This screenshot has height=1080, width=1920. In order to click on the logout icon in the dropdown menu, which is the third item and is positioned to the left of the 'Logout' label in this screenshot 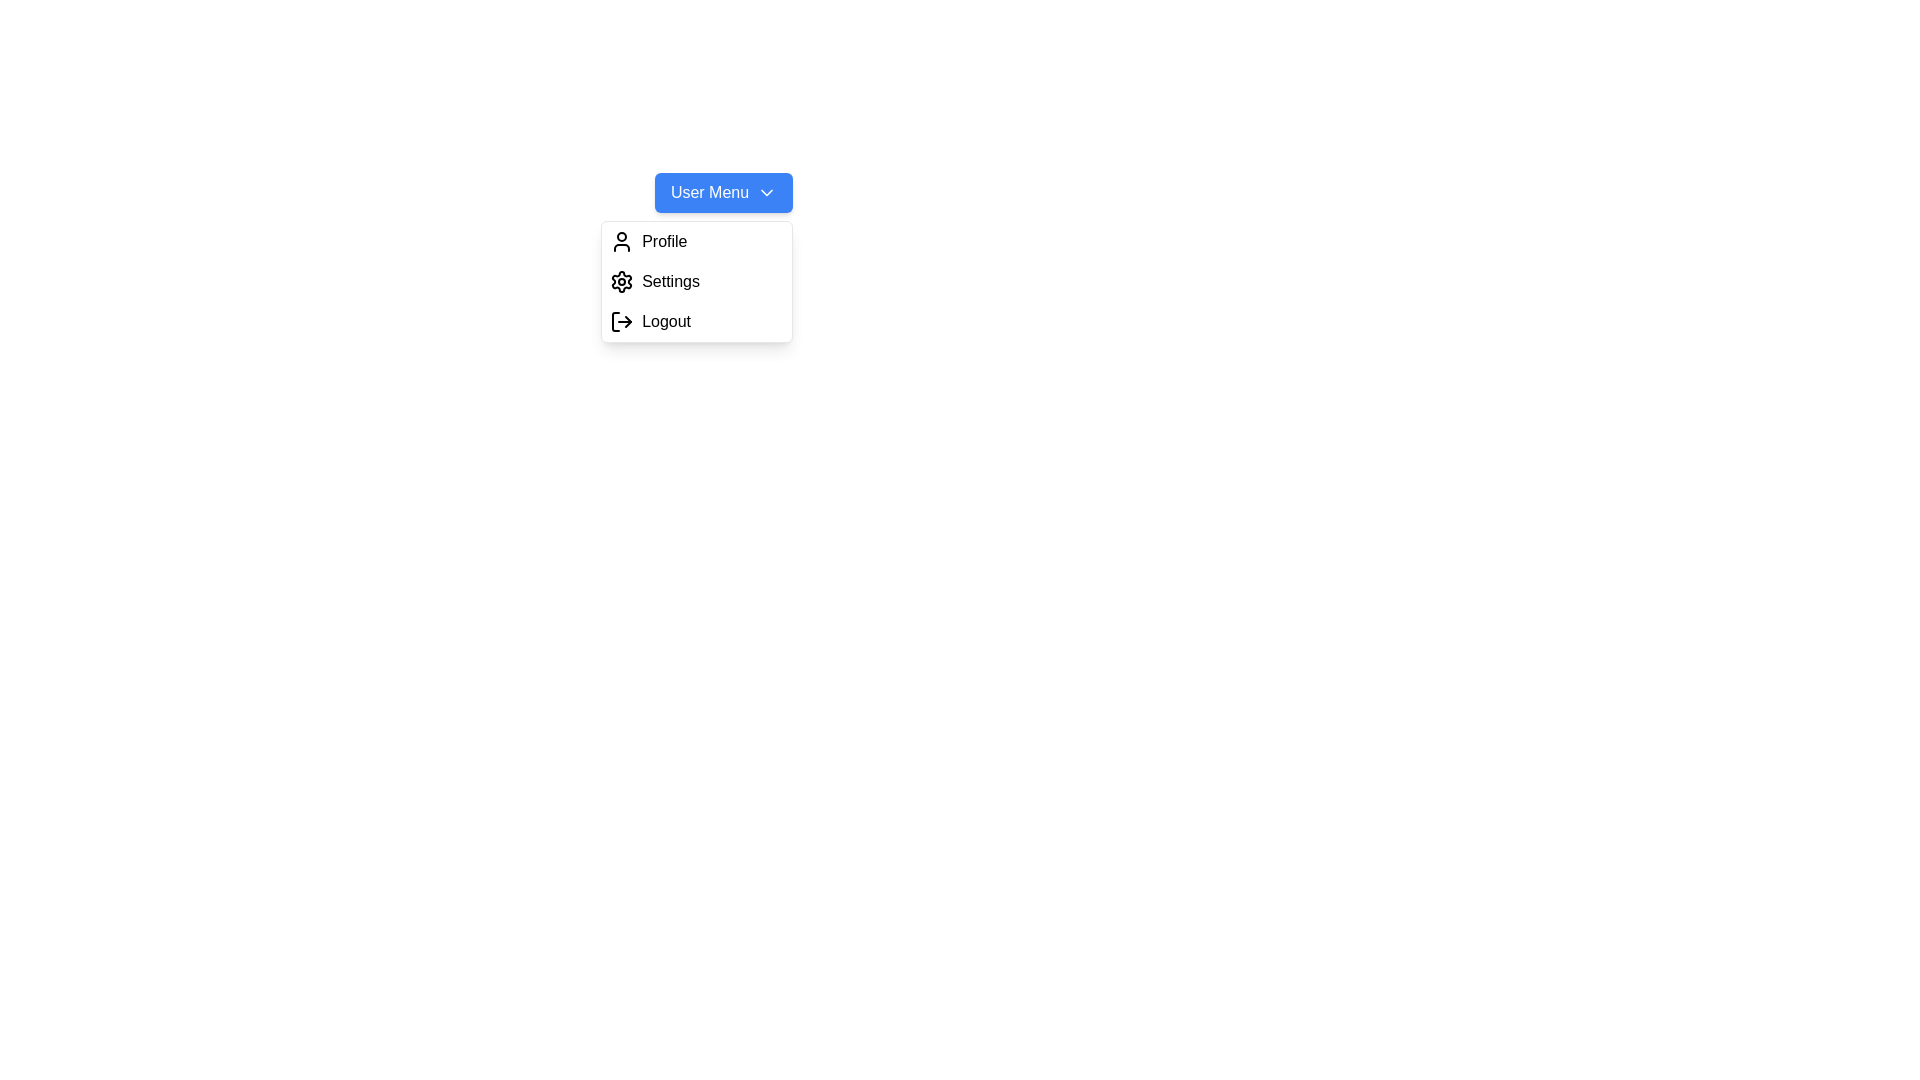, I will do `click(627, 320)`.